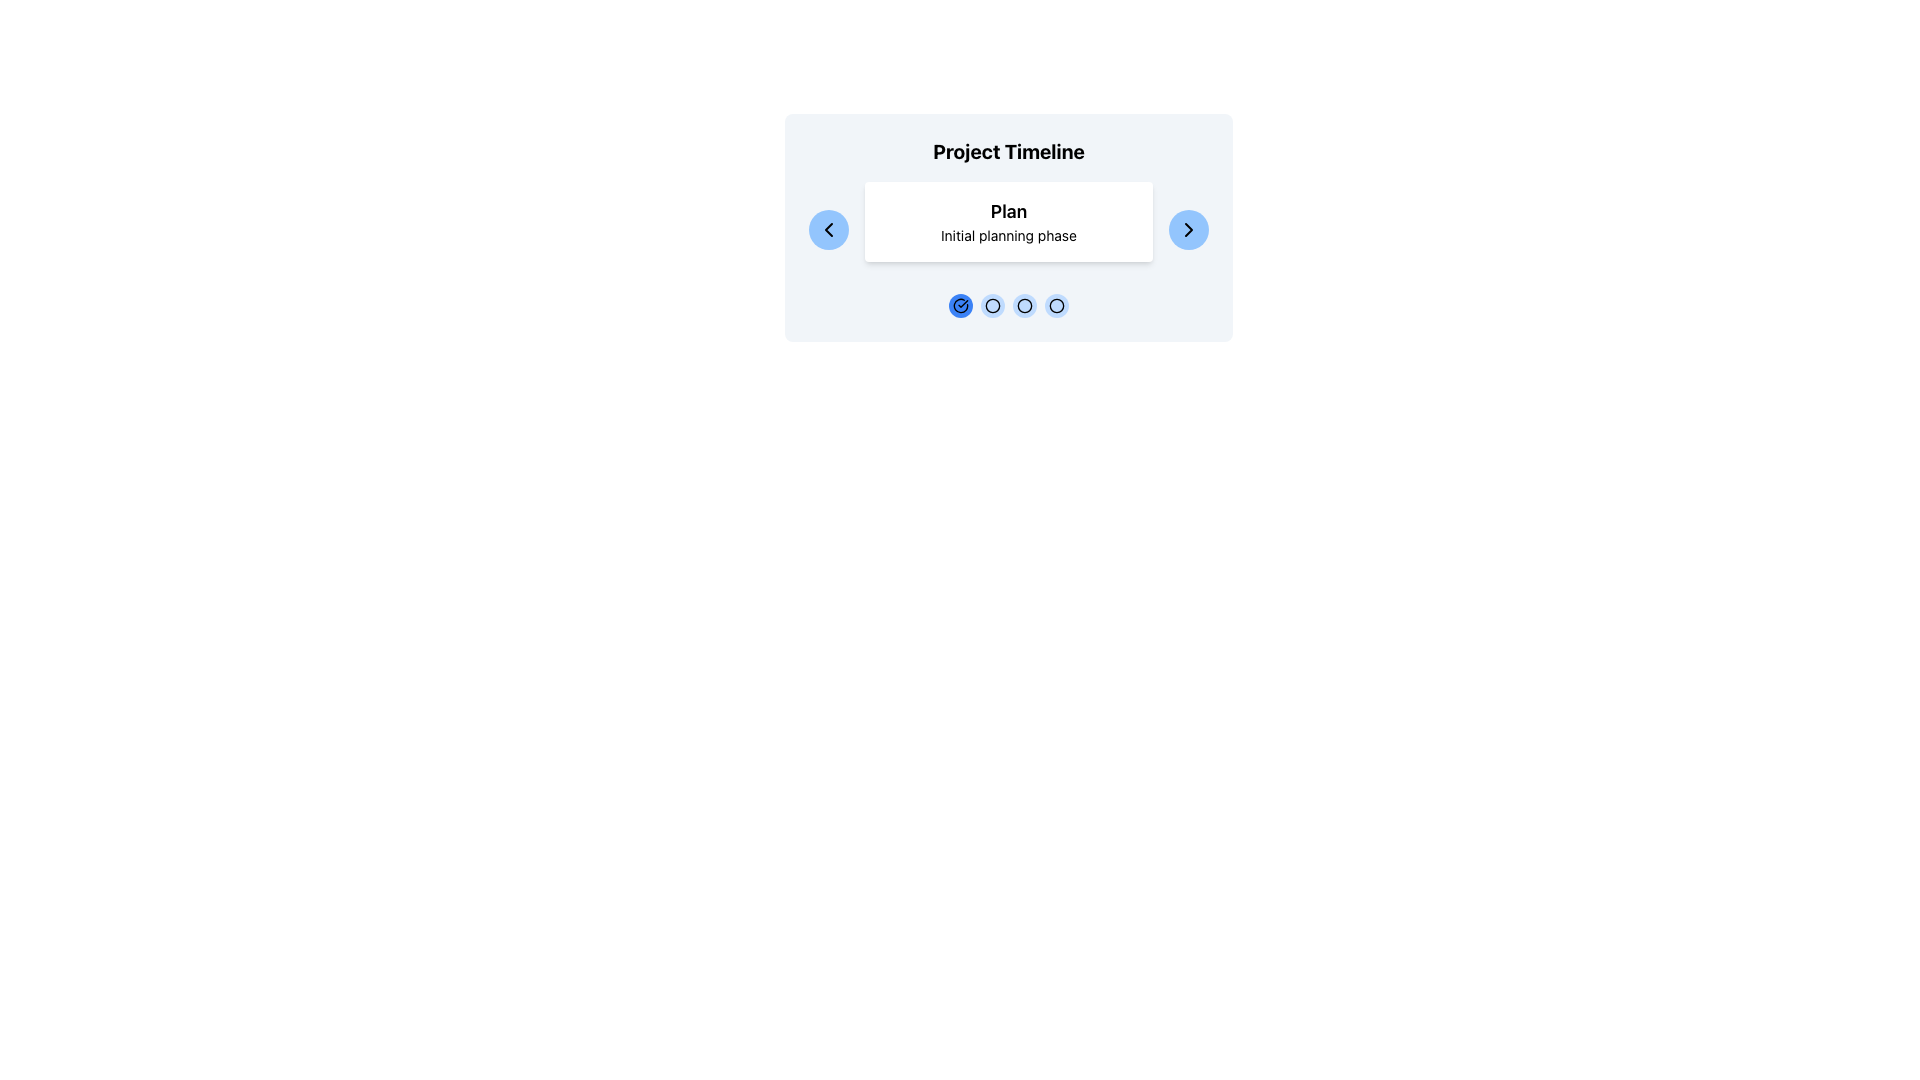  Describe the element at coordinates (1025, 305) in the screenshot. I see `the small circular button with a blue background that resembles a target symbol, positioned as the third circle in a horizontal group of five at the bottom center of the interface` at that location.